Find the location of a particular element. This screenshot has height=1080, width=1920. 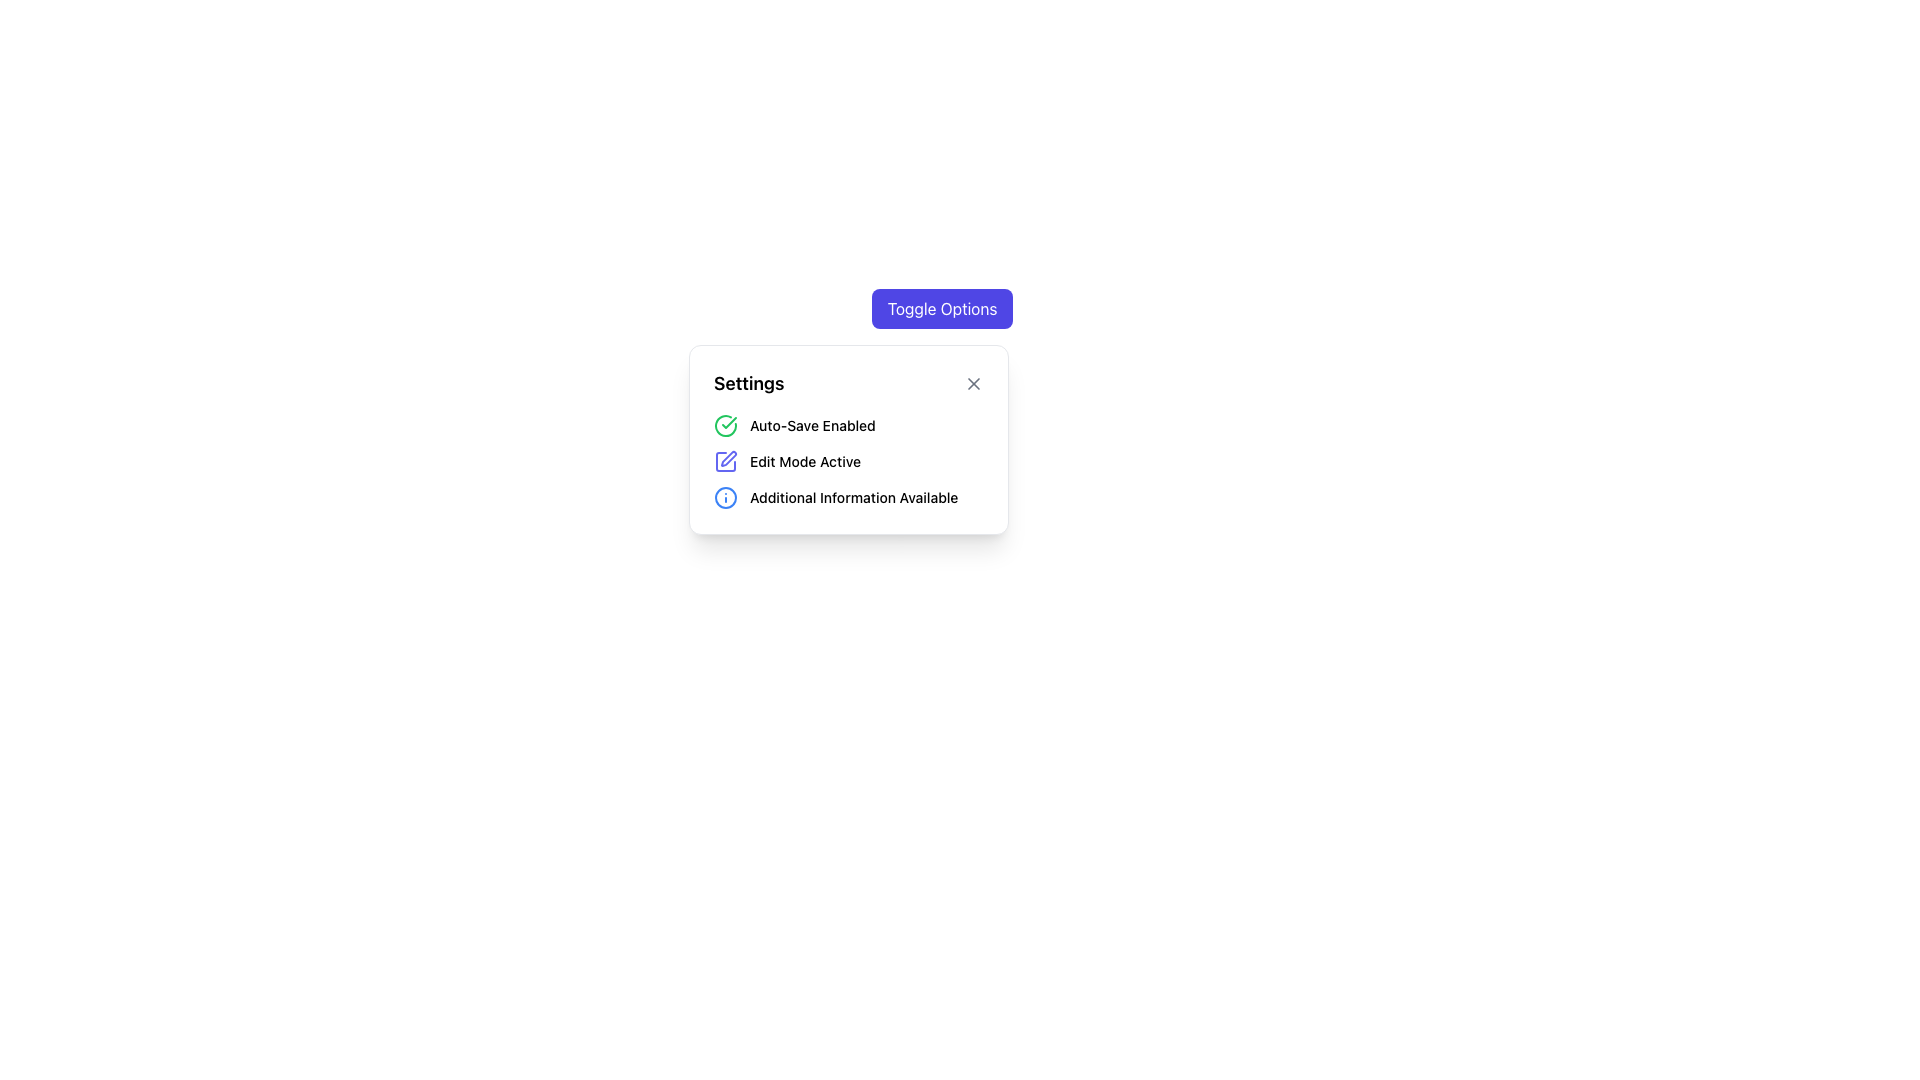

the 'Toggle Options' button with rounded corners and a vibrant purple background is located at coordinates (941, 308).